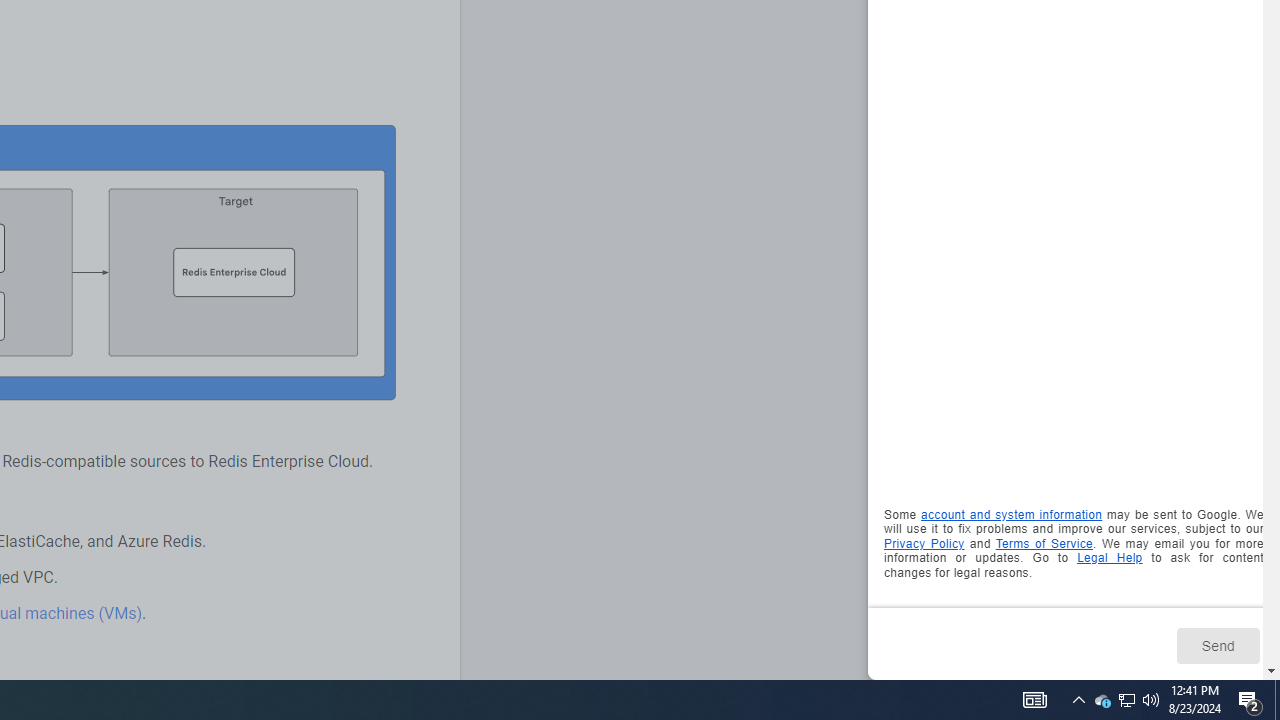 This screenshot has width=1280, height=720. I want to click on 'account and system information', so click(1012, 514).